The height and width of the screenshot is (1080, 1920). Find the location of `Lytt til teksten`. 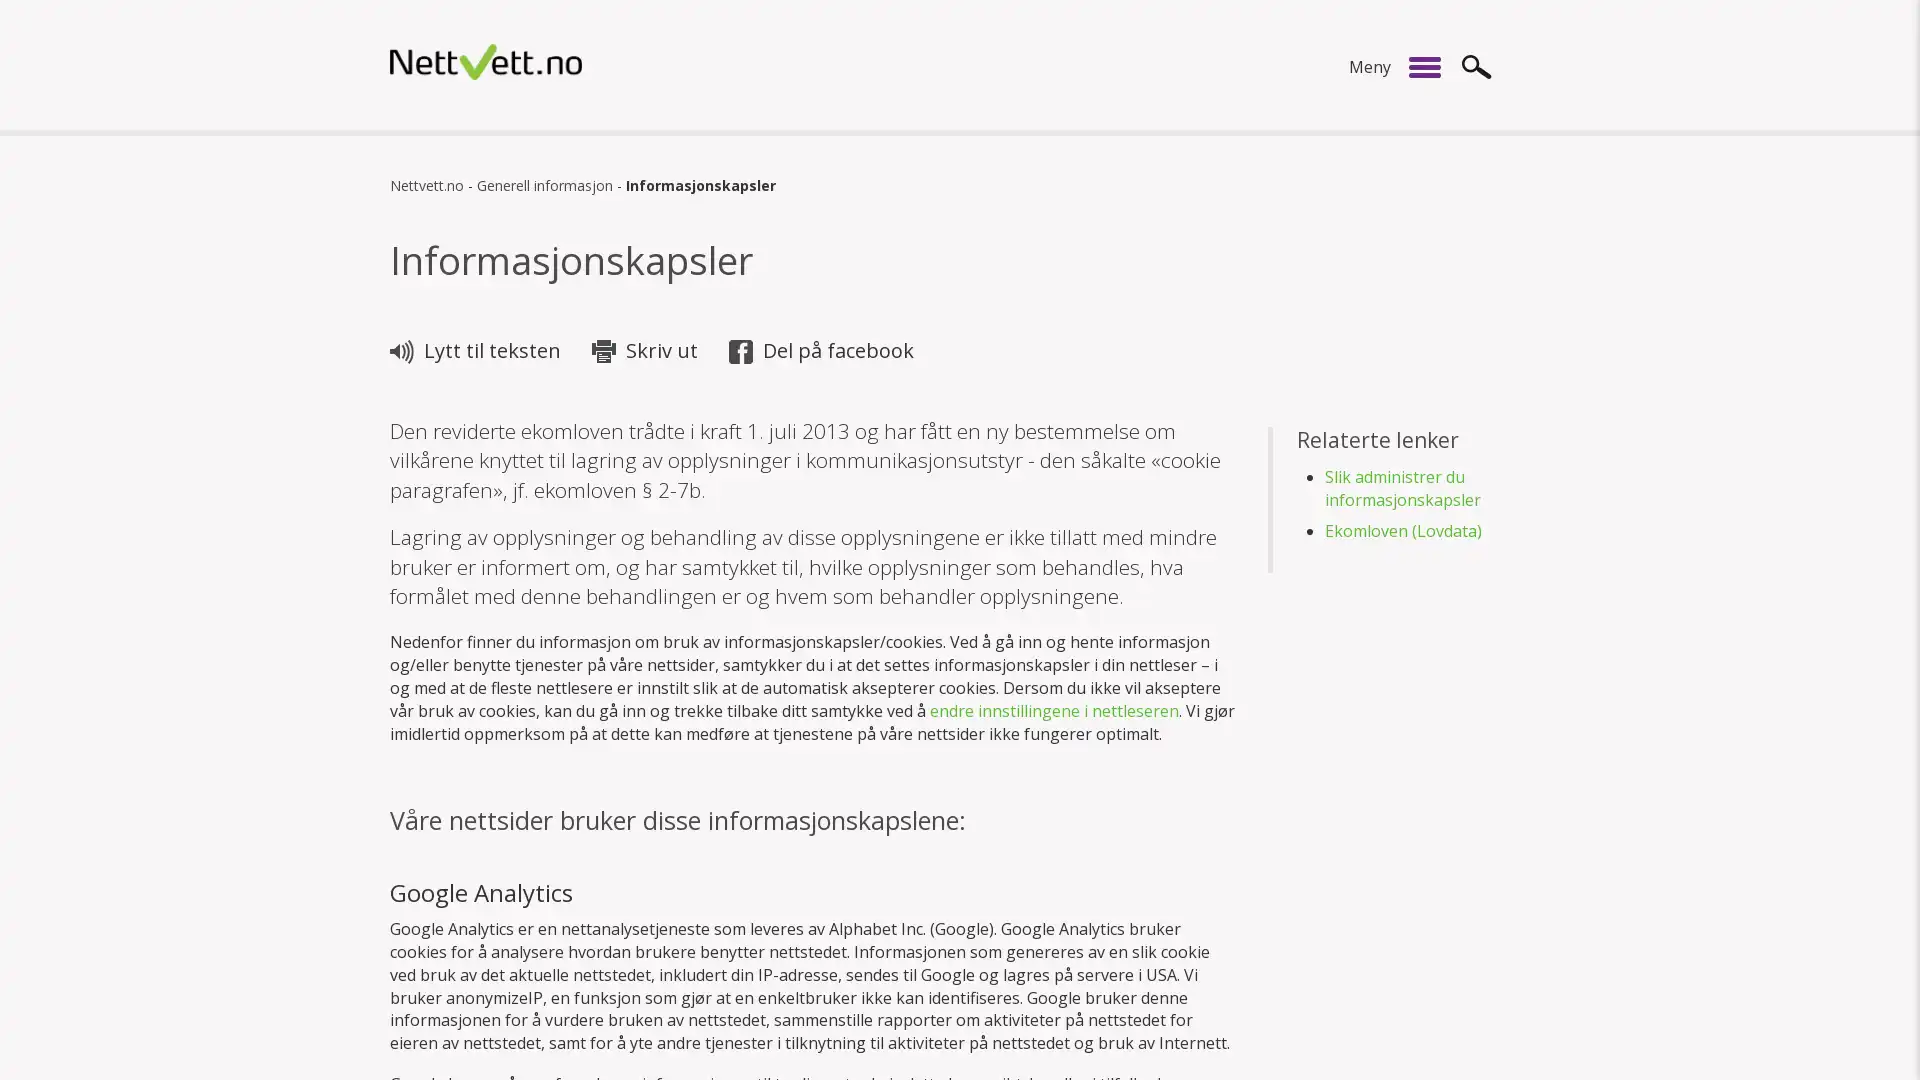

Lytt til teksten is located at coordinates (477, 350).